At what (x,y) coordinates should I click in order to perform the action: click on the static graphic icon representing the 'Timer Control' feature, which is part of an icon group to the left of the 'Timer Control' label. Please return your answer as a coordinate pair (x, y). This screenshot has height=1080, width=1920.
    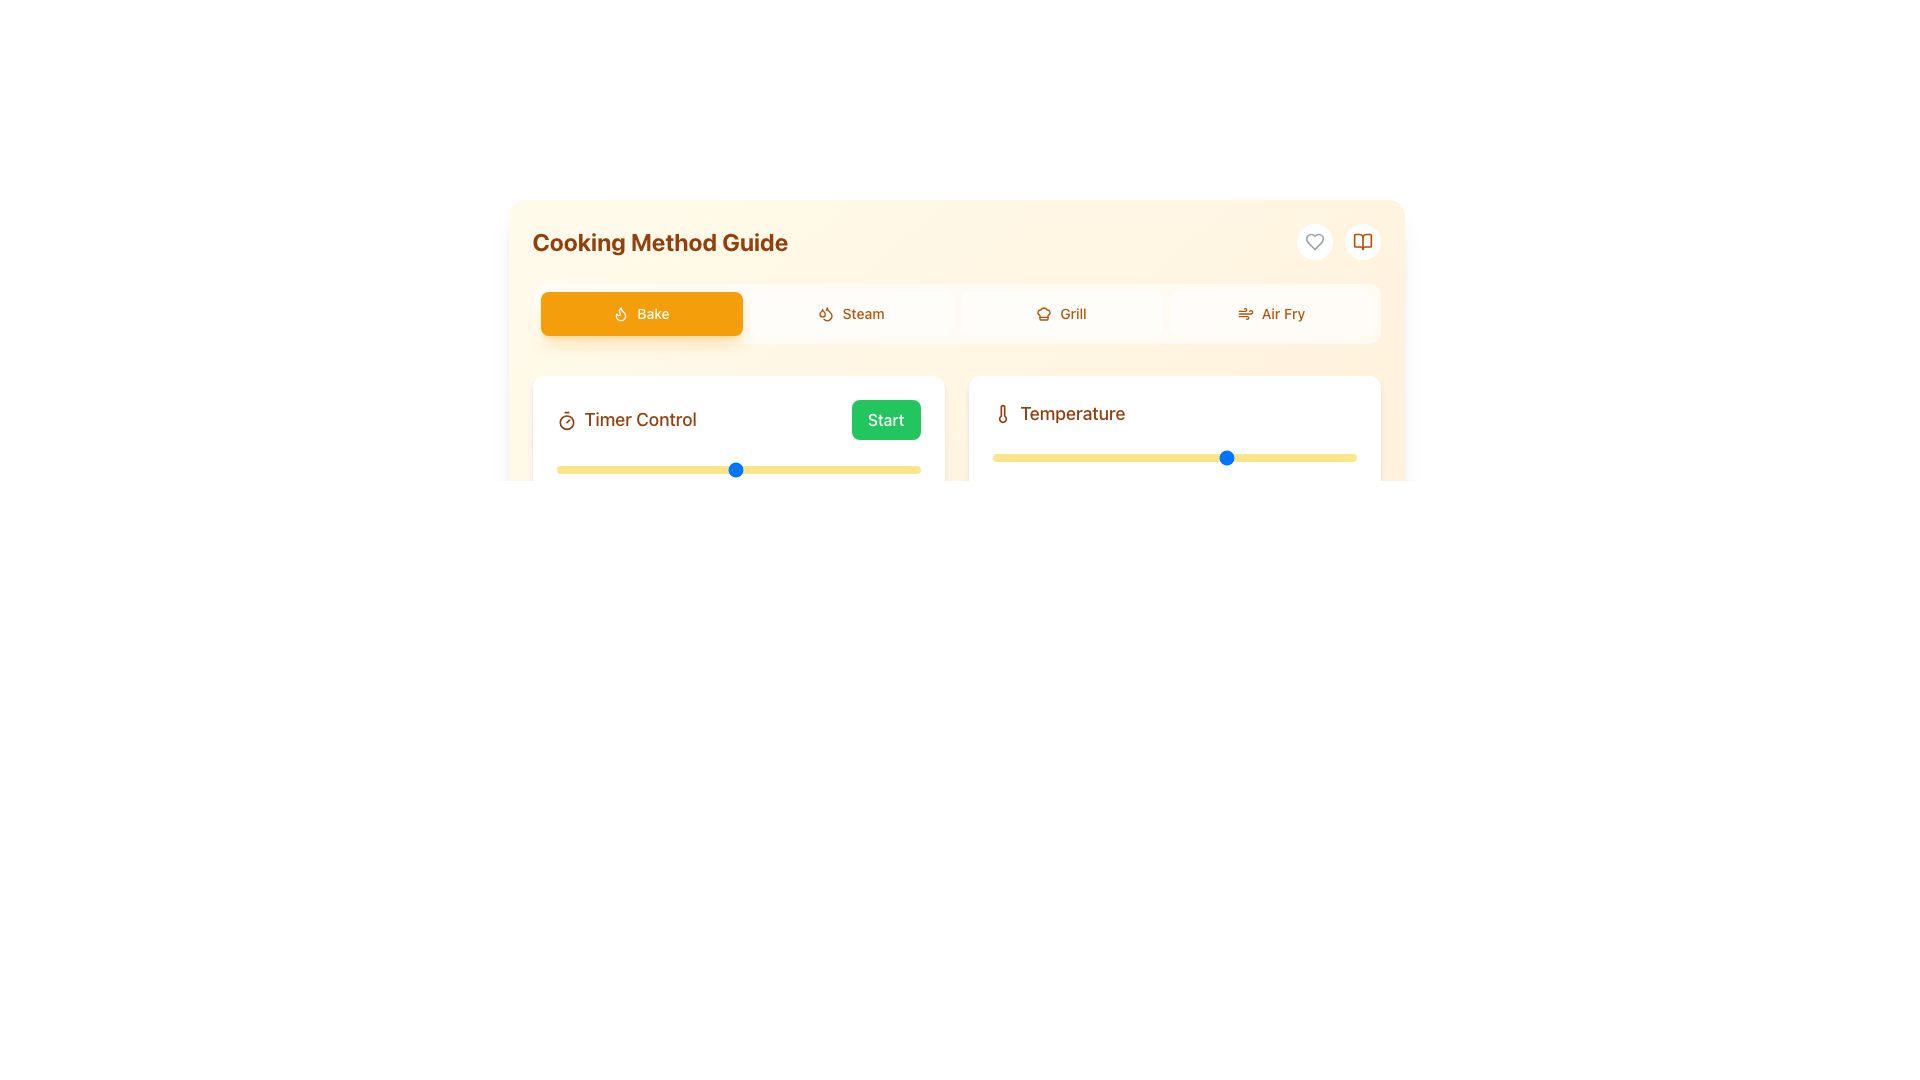
    Looking at the image, I should click on (565, 421).